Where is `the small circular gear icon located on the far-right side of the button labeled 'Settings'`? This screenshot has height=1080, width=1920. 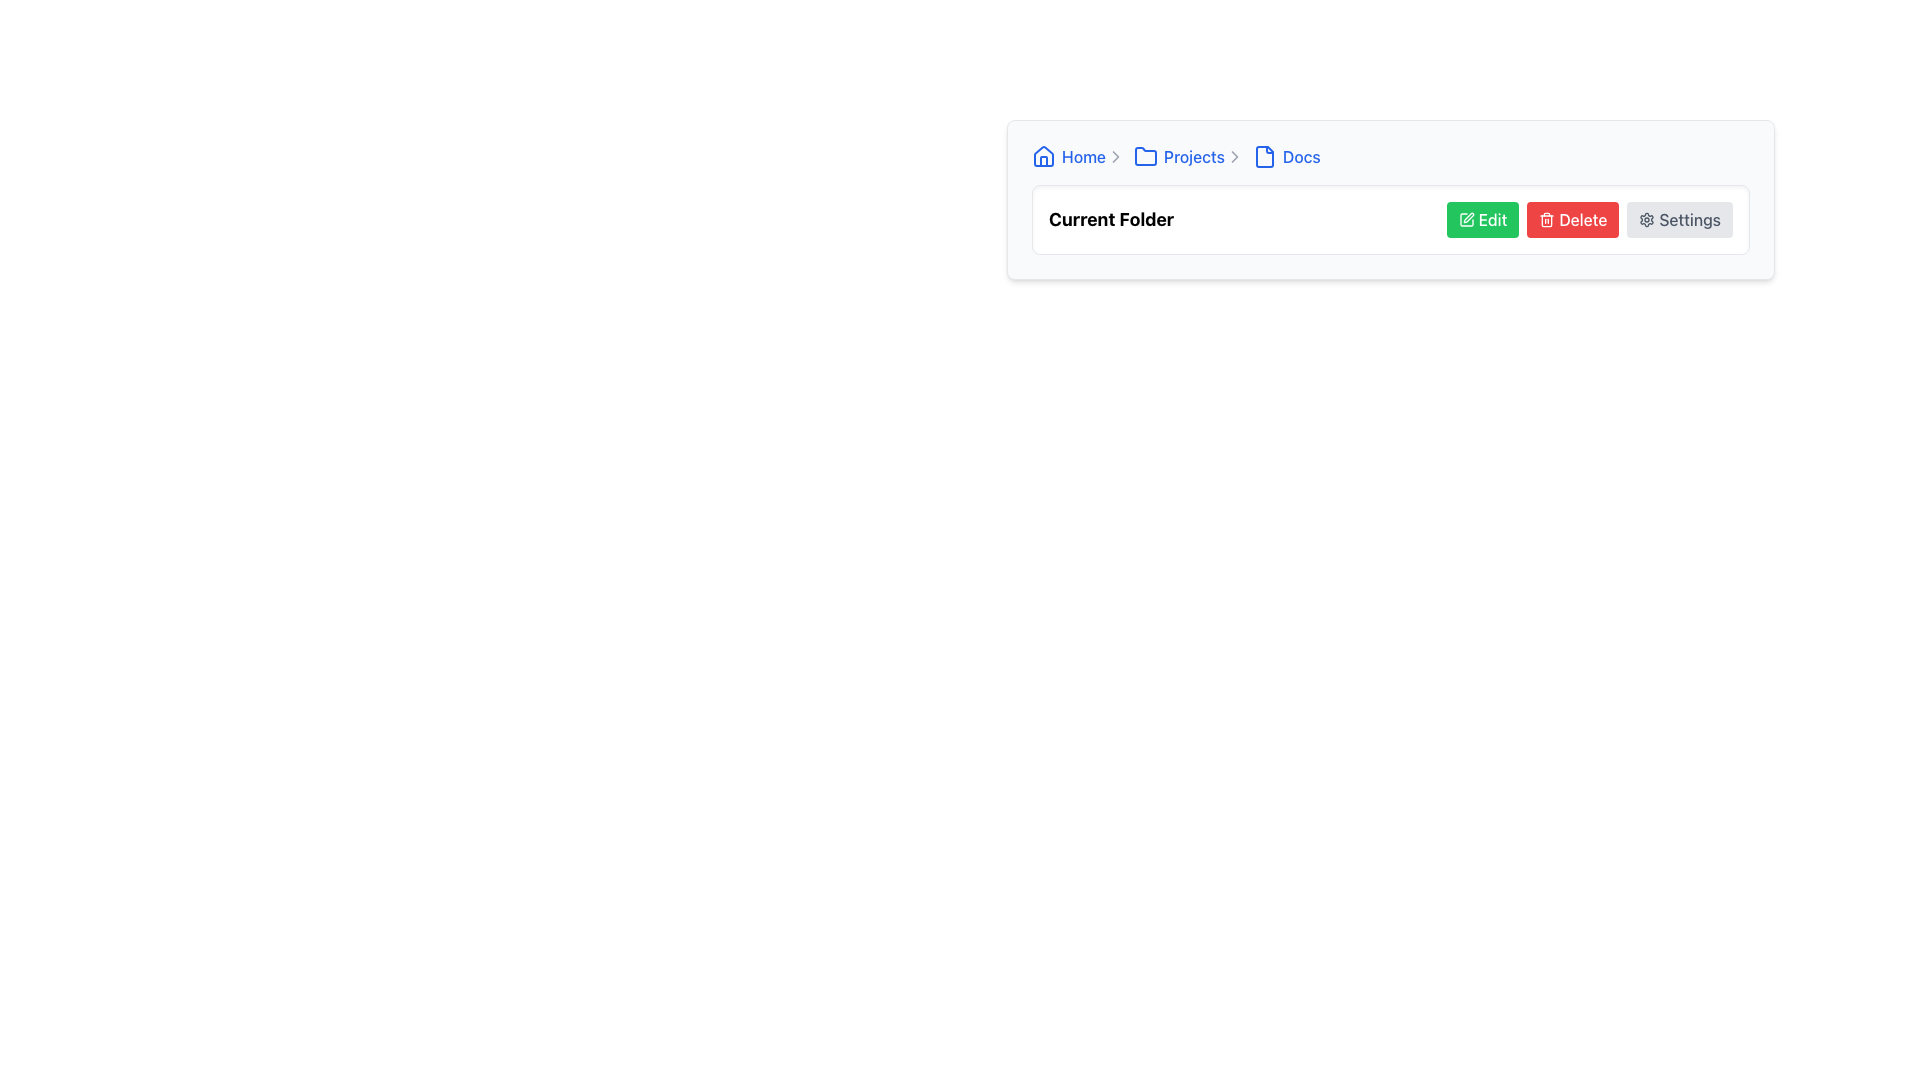
the small circular gear icon located on the far-right side of the button labeled 'Settings' is located at coordinates (1647, 219).